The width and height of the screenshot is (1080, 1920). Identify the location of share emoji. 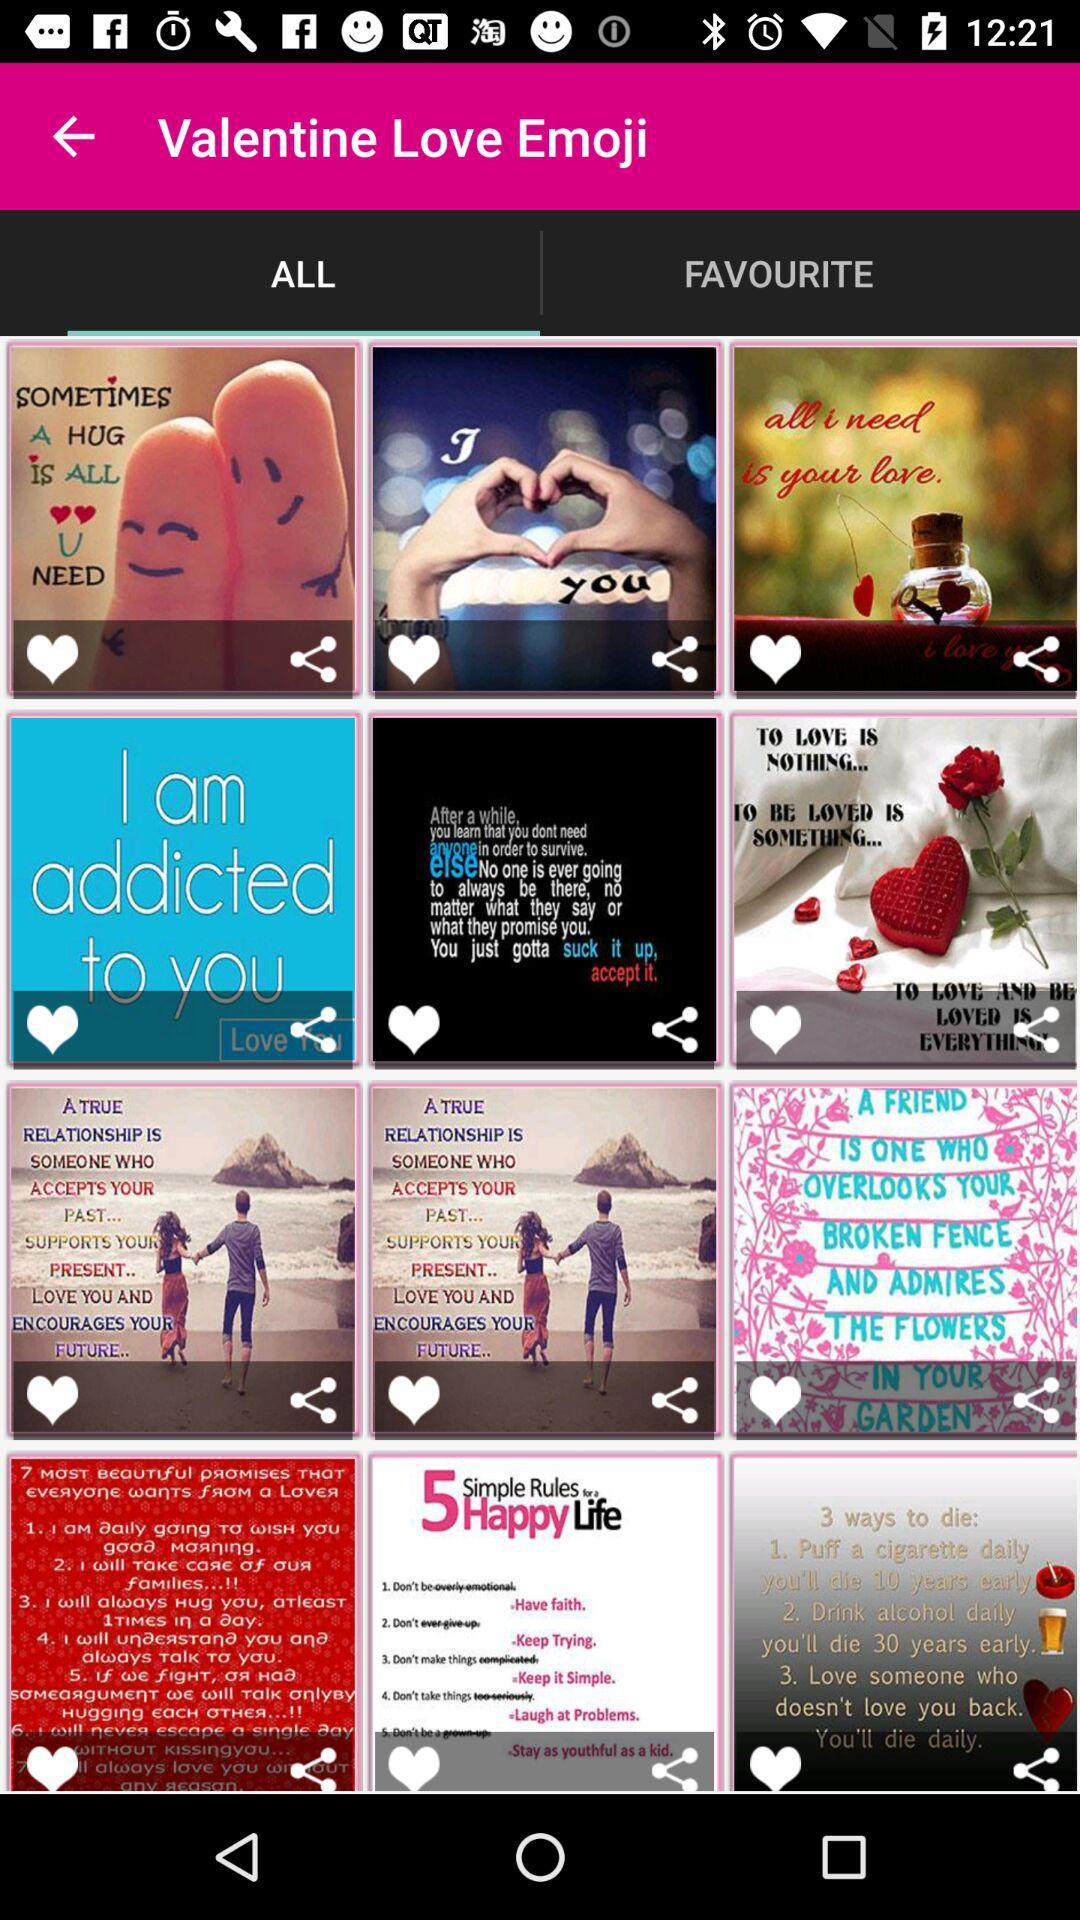
(313, 1399).